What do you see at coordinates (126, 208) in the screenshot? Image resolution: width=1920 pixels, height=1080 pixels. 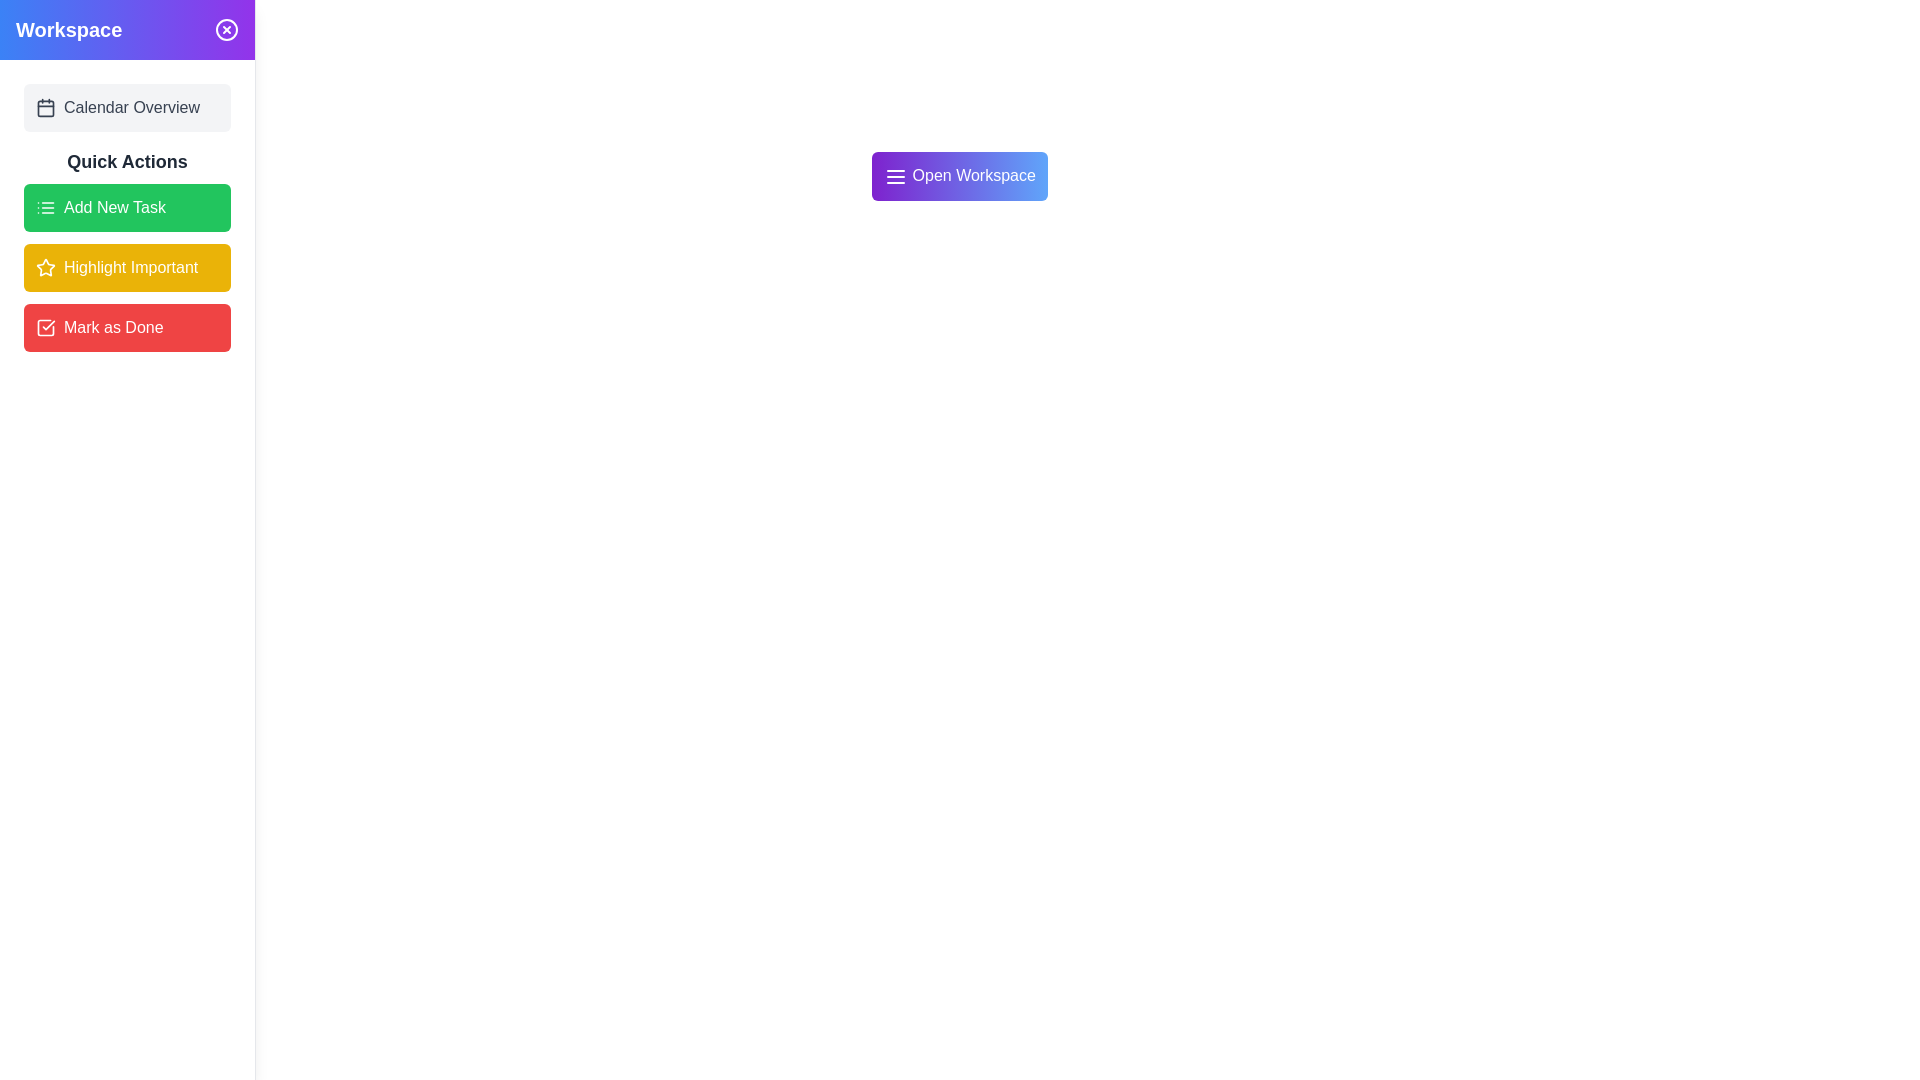 I see `the green rectangular button labeled 'Add New Task' located in the 'Quick Actions' section` at bounding box center [126, 208].